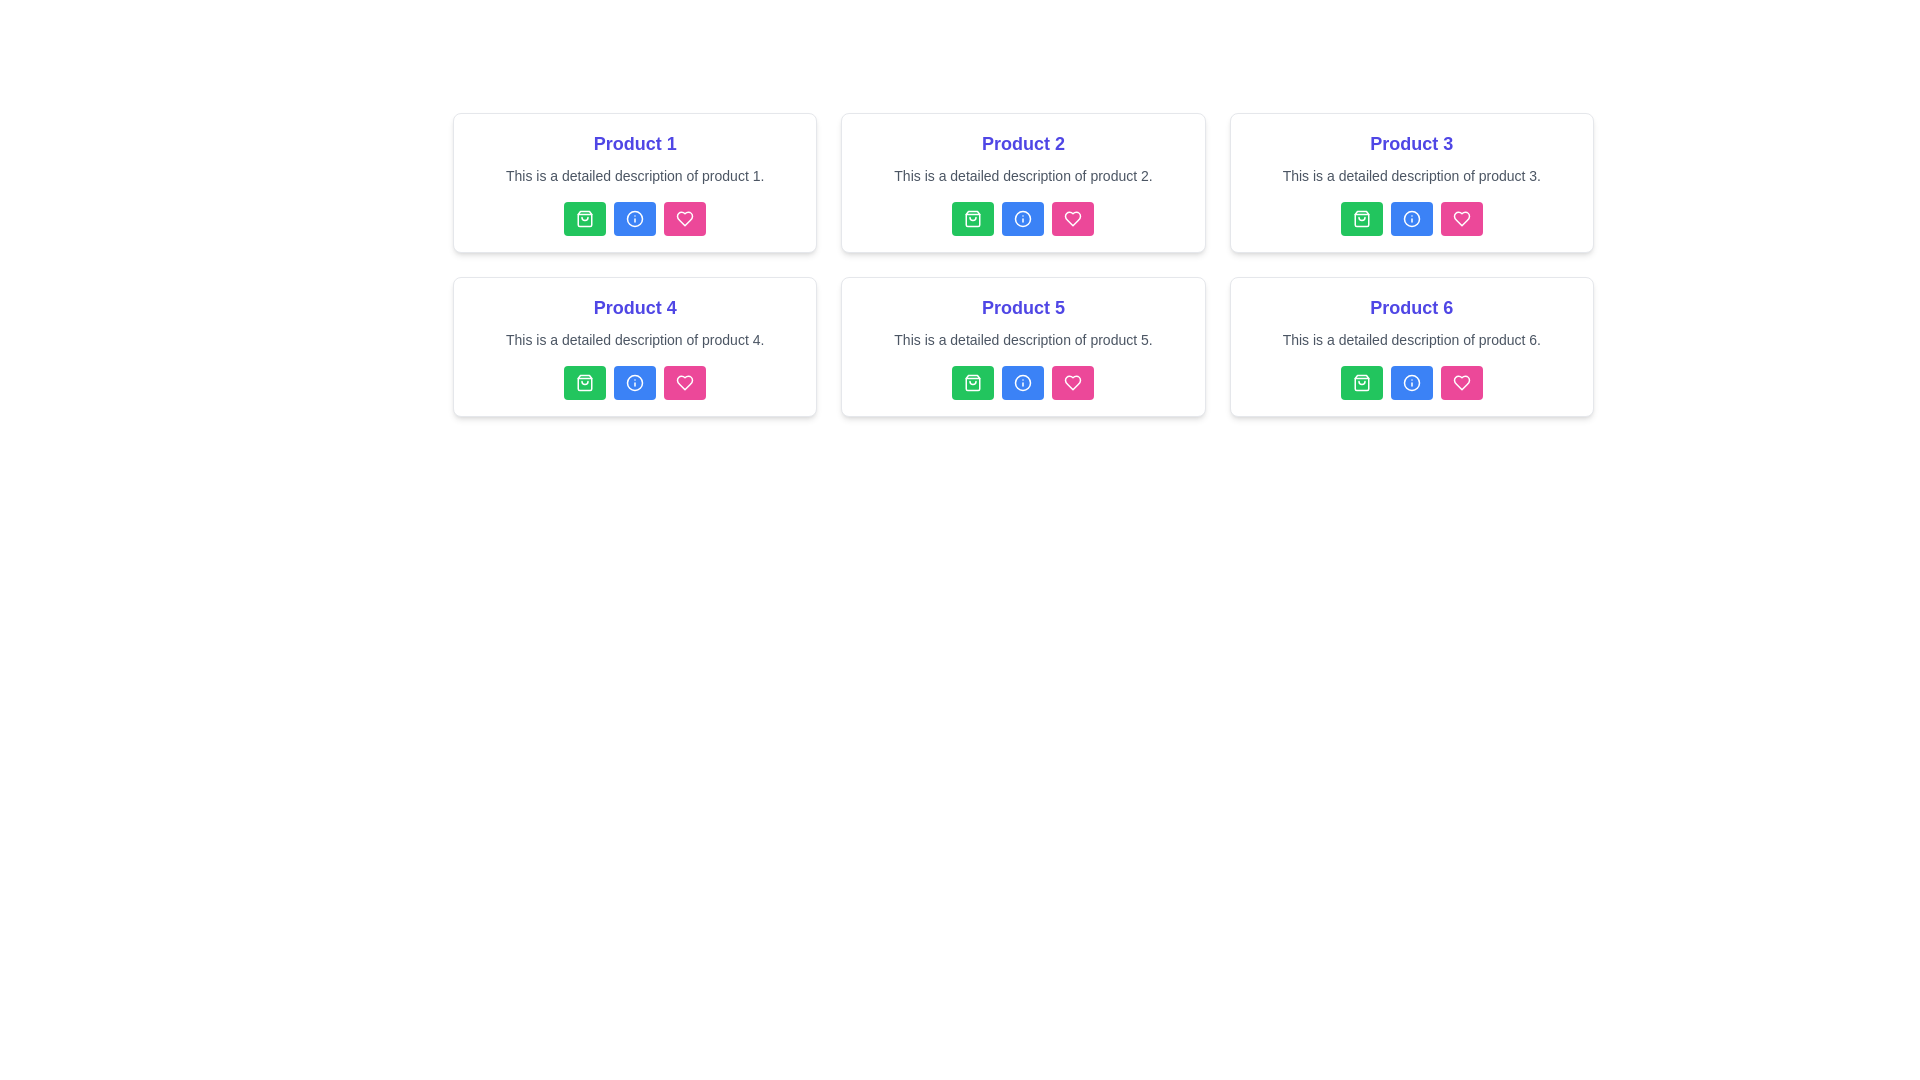 The image size is (1920, 1080). Describe the element at coordinates (1023, 219) in the screenshot. I see `the circular icon element with a blue stroke located beneath the 'Product 2' card in the center of the trio of action buttons` at that location.